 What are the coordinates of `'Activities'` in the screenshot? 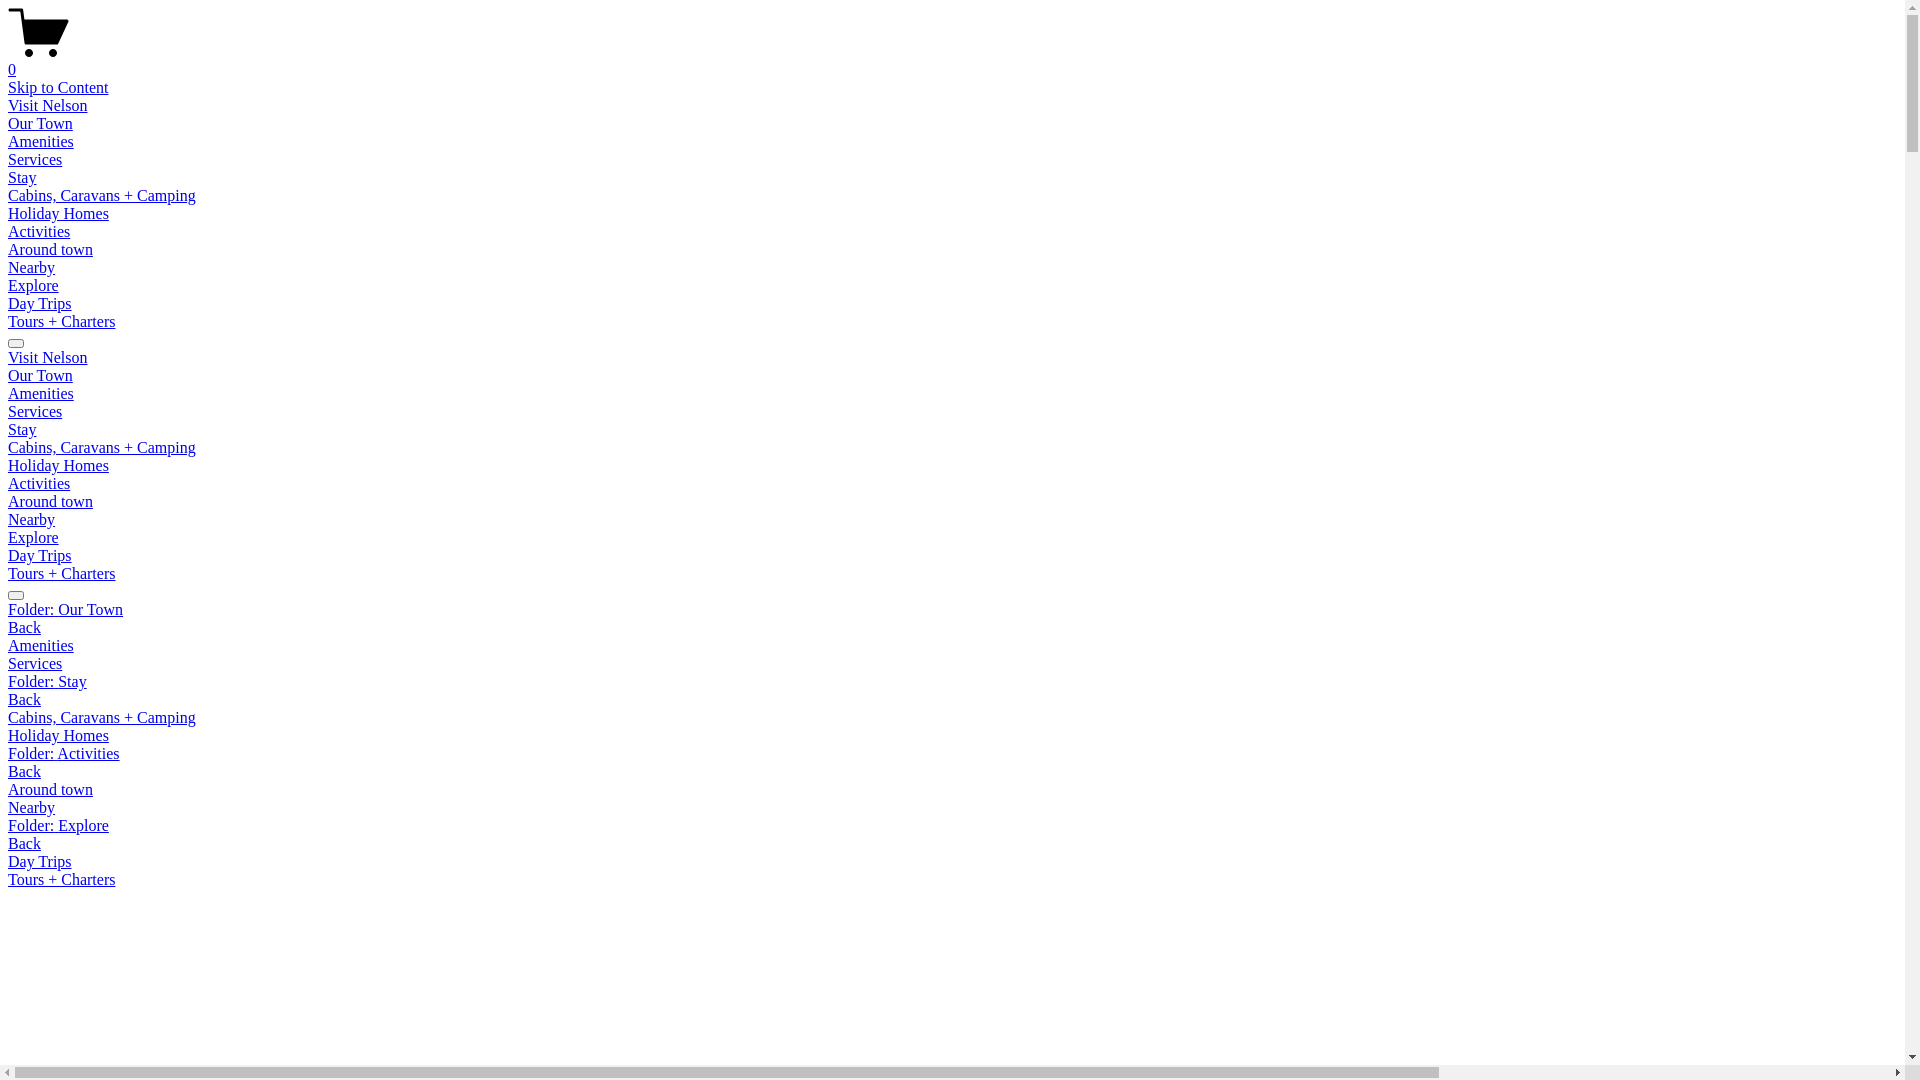 It's located at (38, 230).